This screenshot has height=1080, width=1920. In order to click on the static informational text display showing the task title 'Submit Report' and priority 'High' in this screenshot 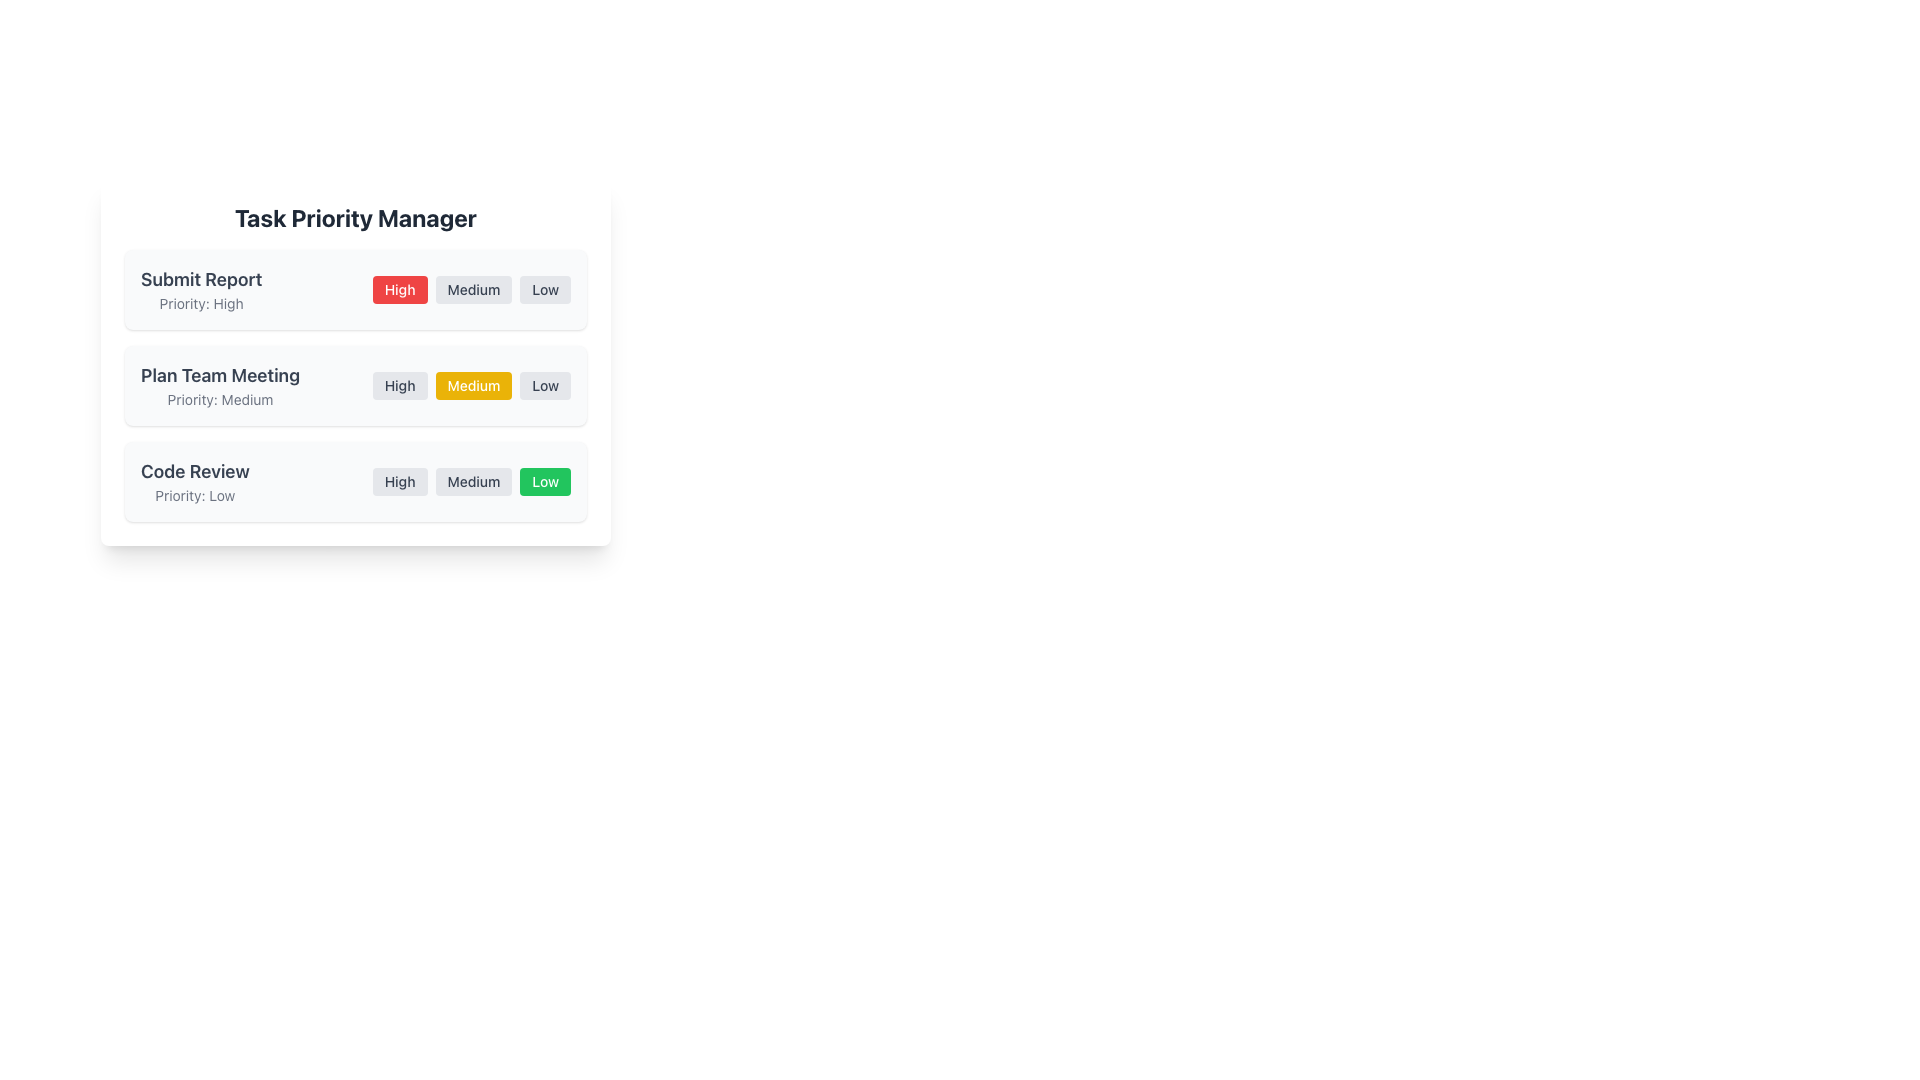, I will do `click(201, 289)`.